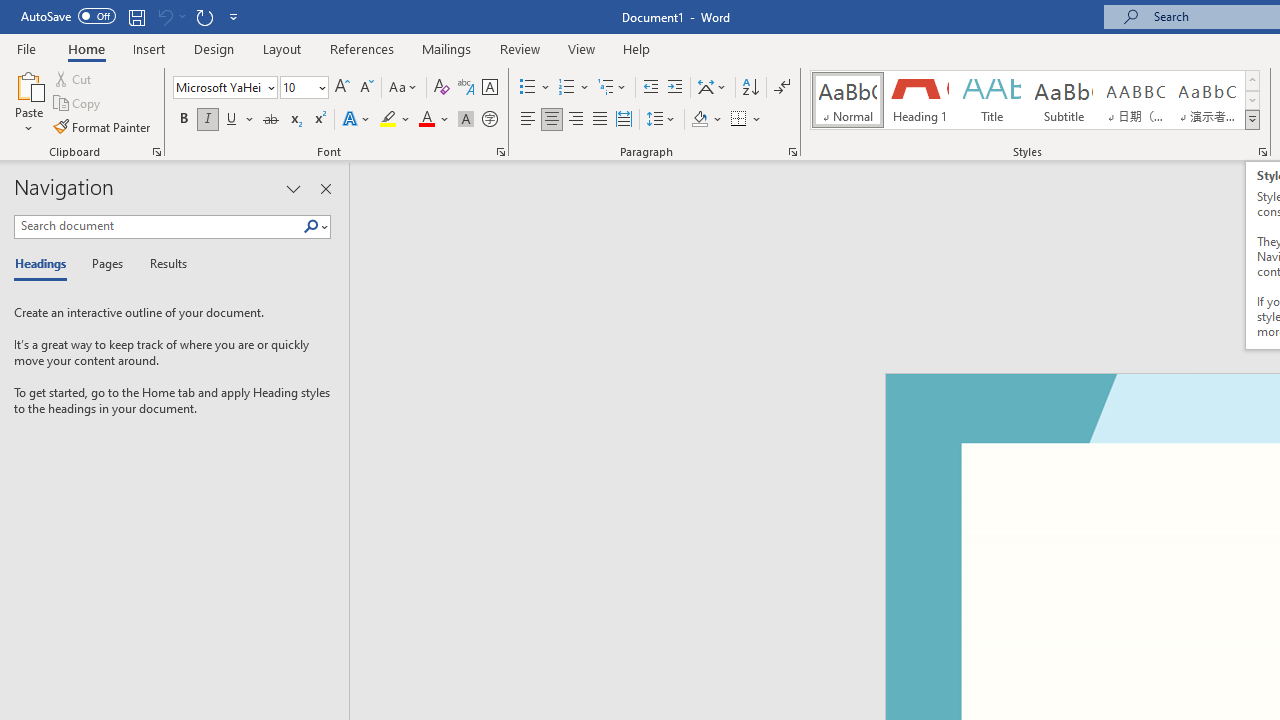  Describe the element at coordinates (623, 119) in the screenshot. I see `'Distributed'` at that location.